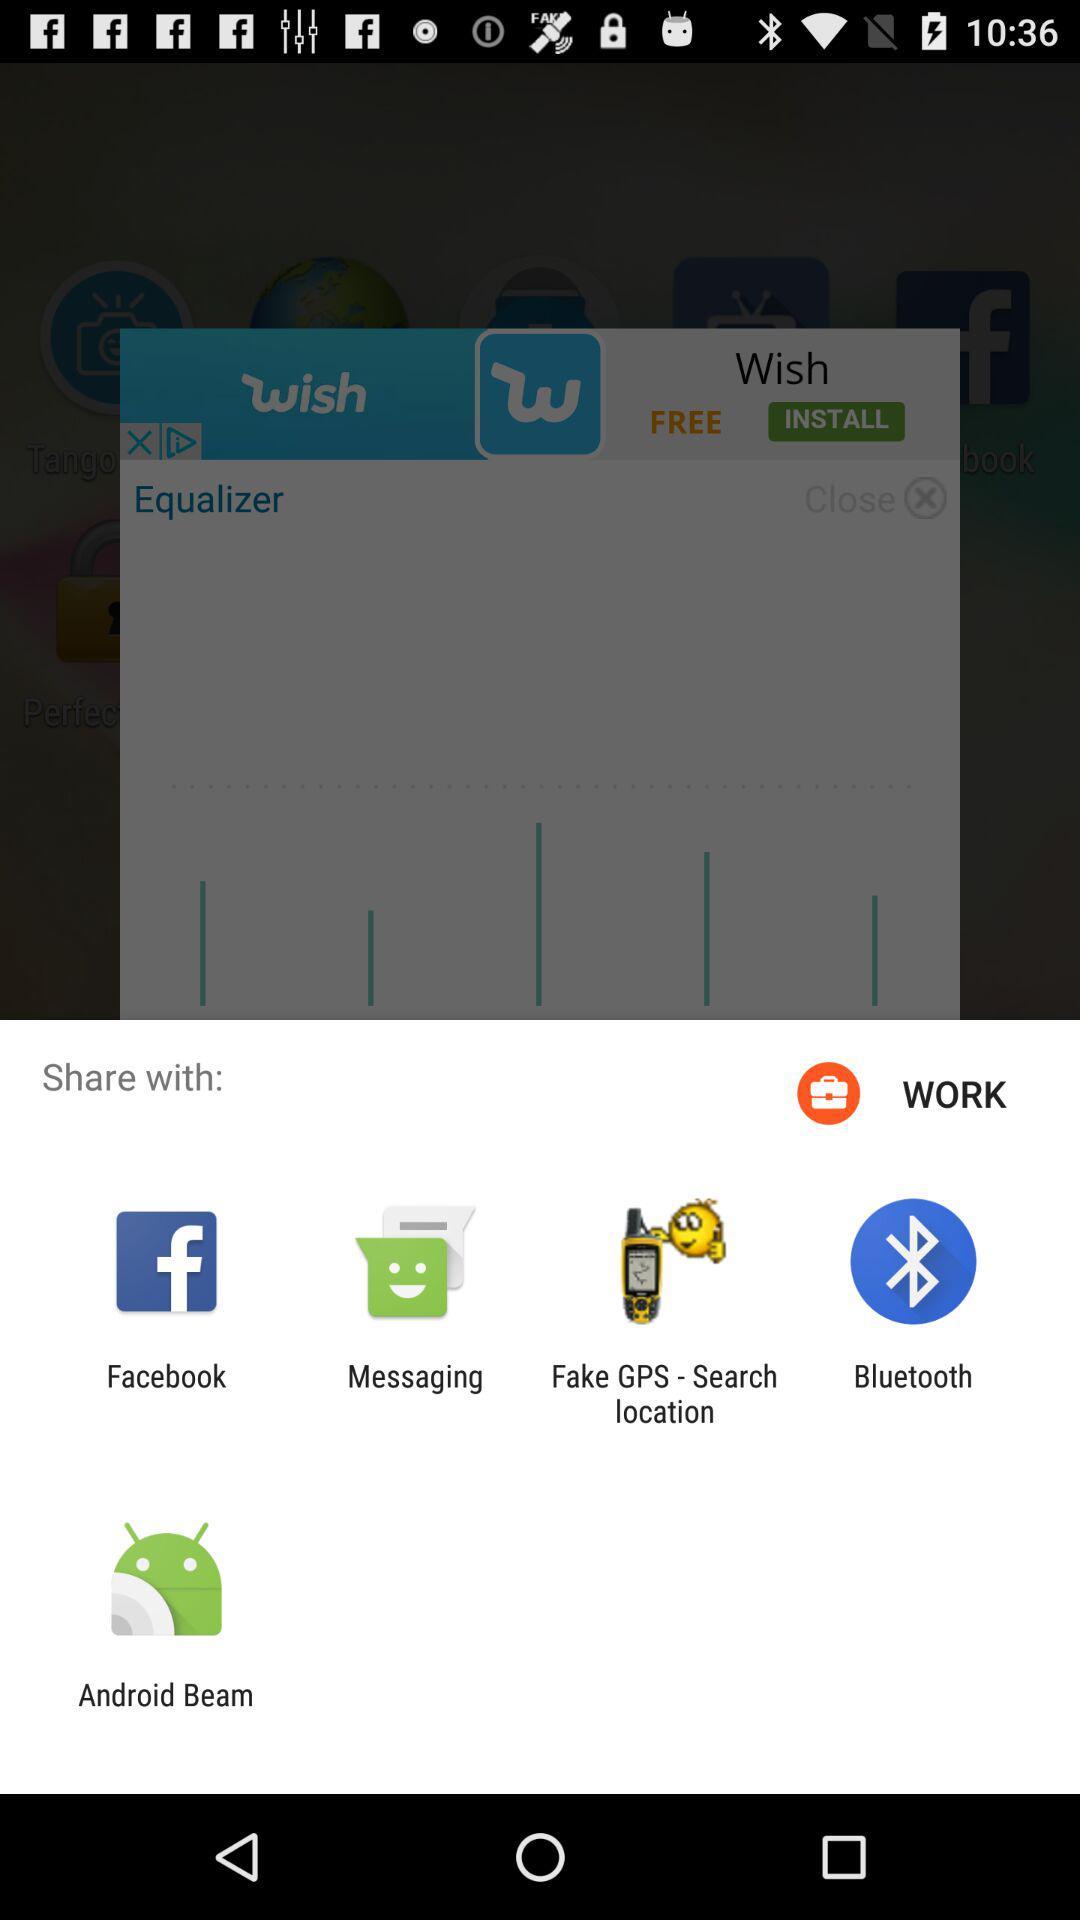 The height and width of the screenshot is (1920, 1080). Describe the element at coordinates (414, 1392) in the screenshot. I see `item to the right of facebook icon` at that location.